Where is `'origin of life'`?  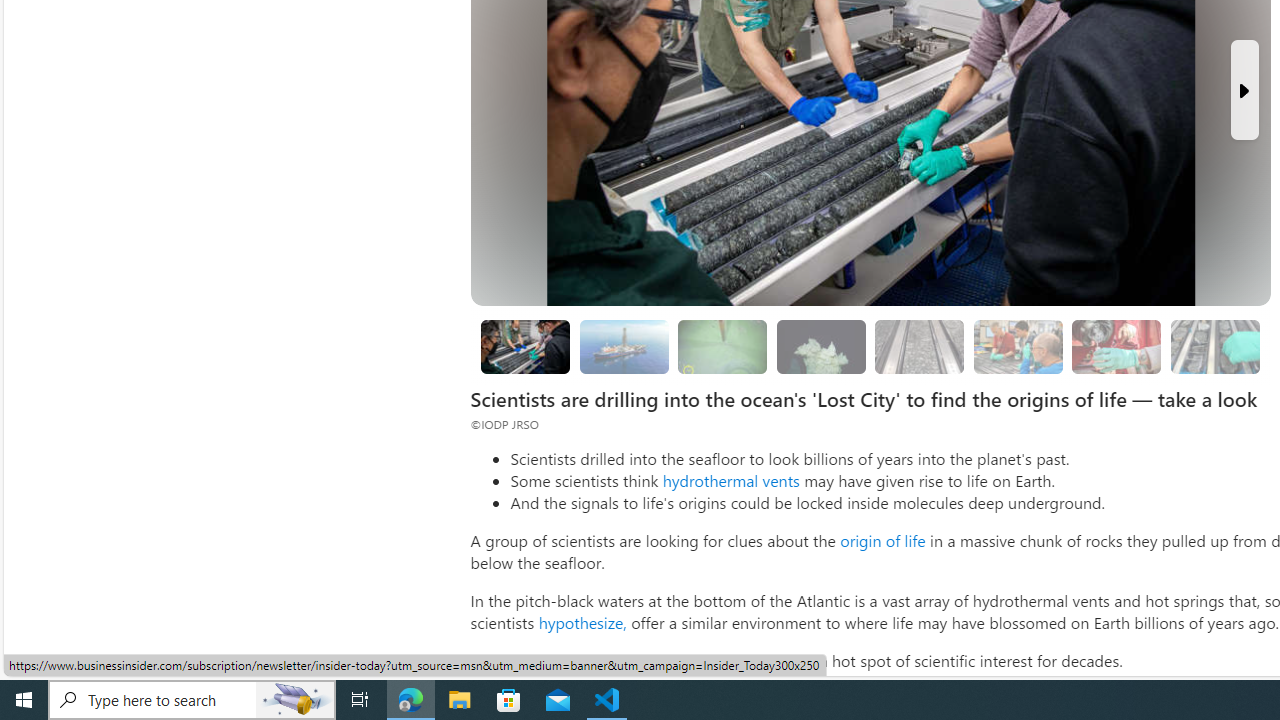 'origin of life' is located at coordinates (881, 540).